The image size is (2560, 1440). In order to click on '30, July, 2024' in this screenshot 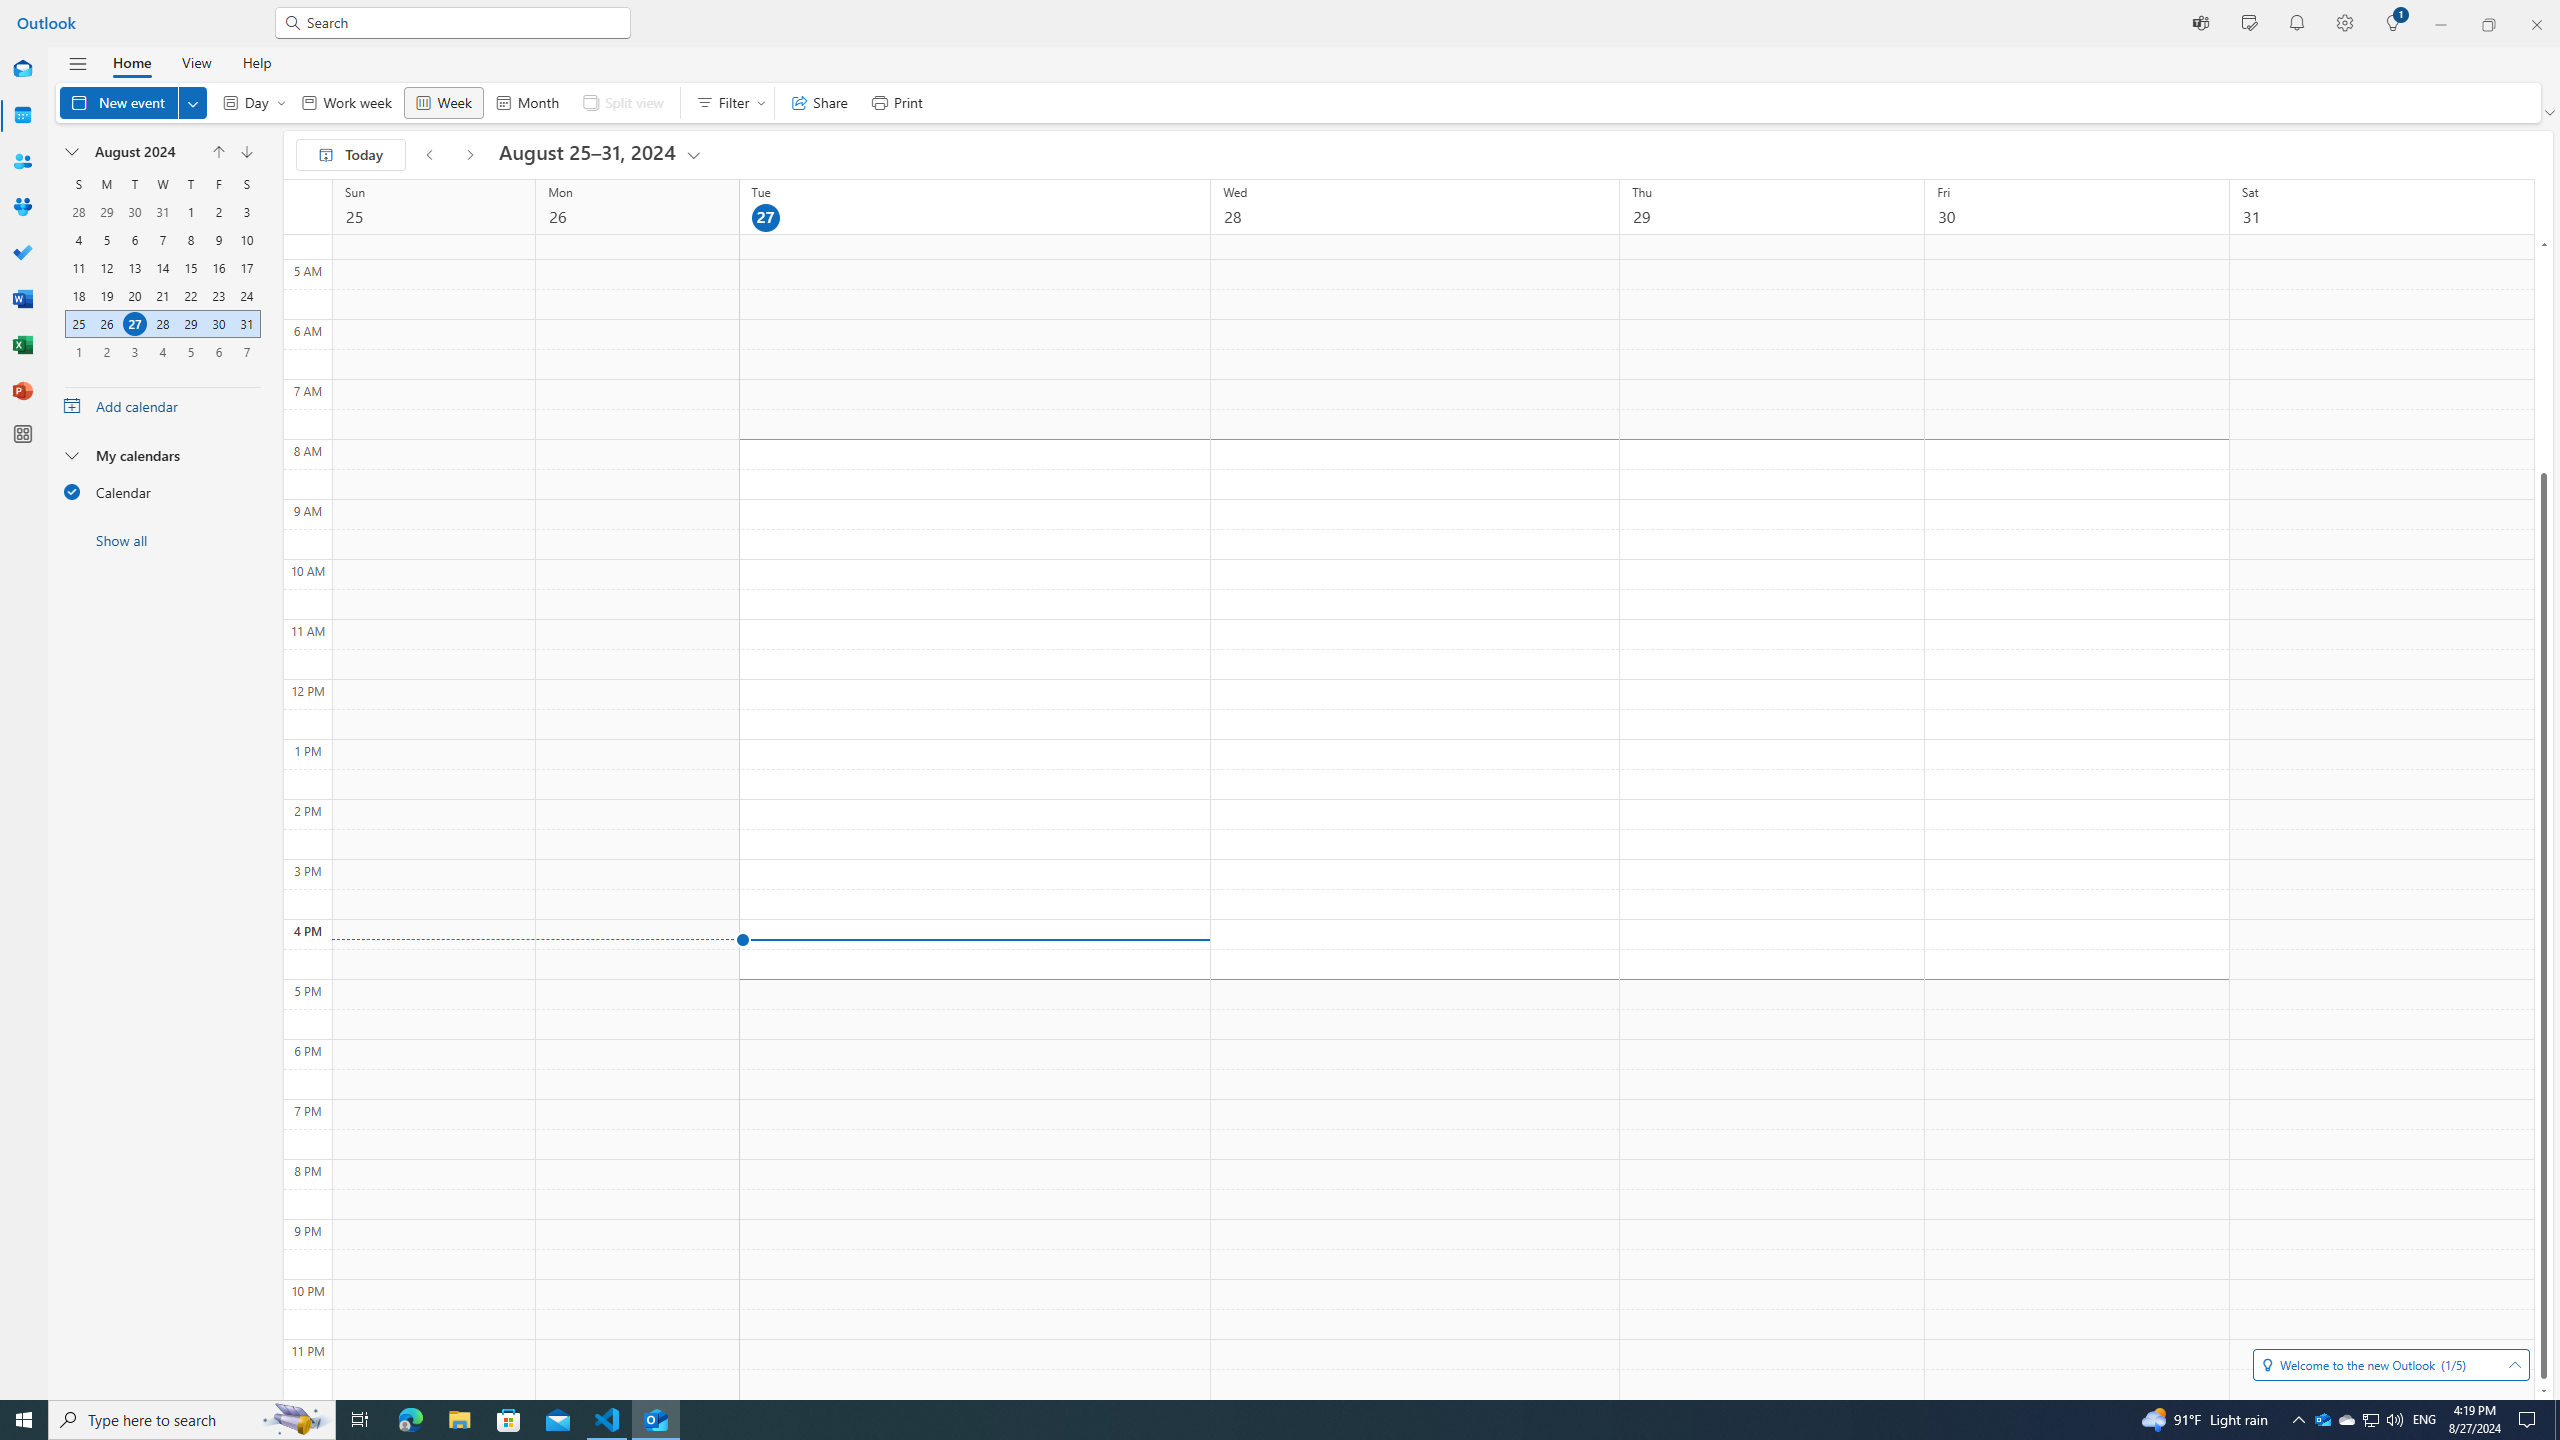, I will do `click(134, 211)`.